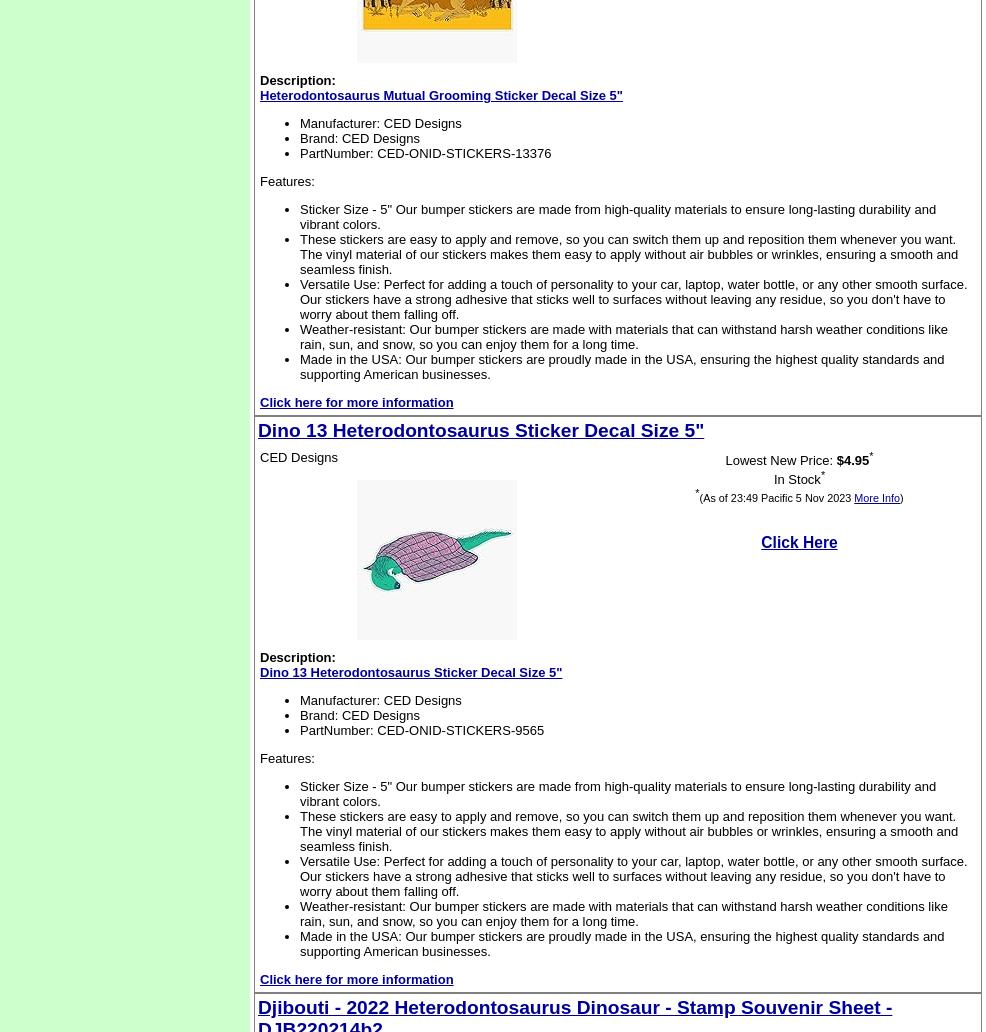  What do you see at coordinates (760, 541) in the screenshot?
I see `'Click Here'` at bounding box center [760, 541].